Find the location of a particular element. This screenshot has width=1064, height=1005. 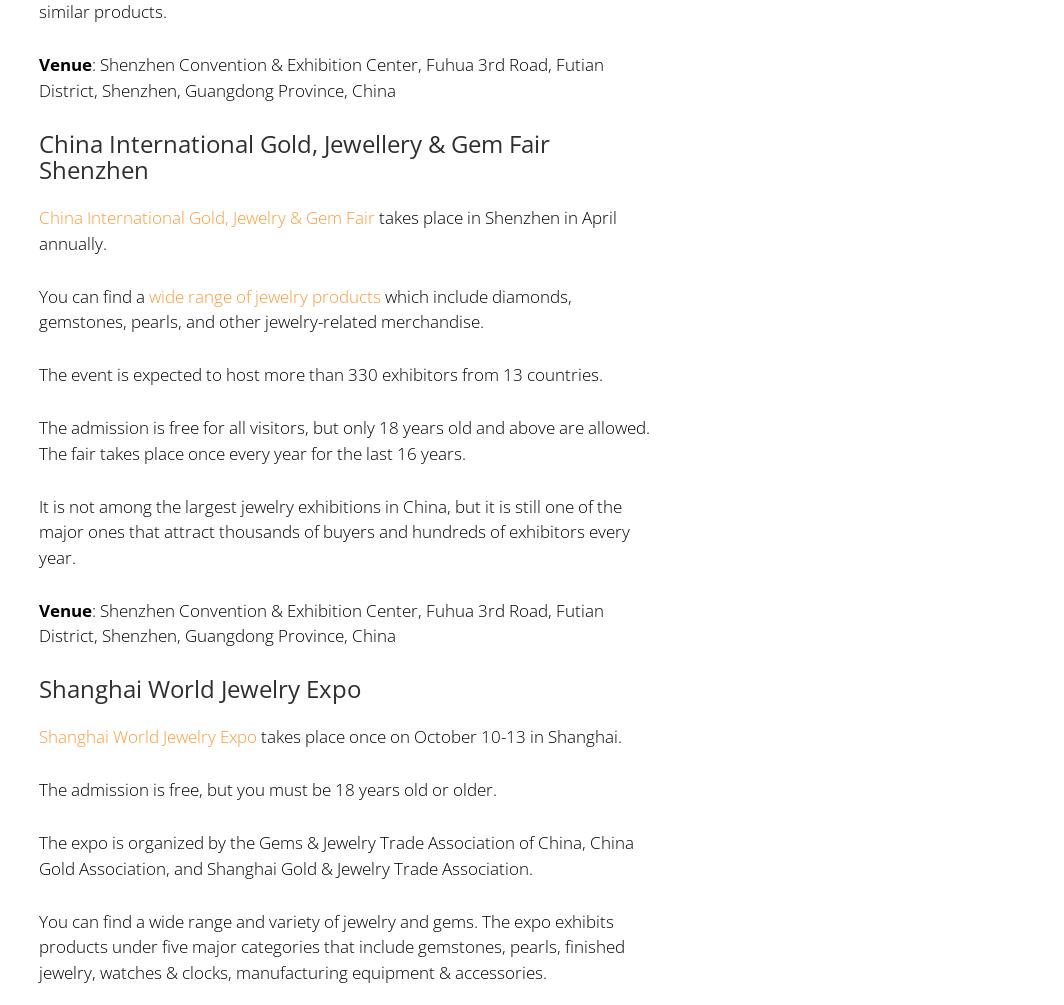

'You can find a wide range and variety of jewelry and gems. The expo exhibits products under five major categories that include gemstones, pearls, finished jewelry, watches & clocks, manufacturing equipment & accessories.' is located at coordinates (331, 945).